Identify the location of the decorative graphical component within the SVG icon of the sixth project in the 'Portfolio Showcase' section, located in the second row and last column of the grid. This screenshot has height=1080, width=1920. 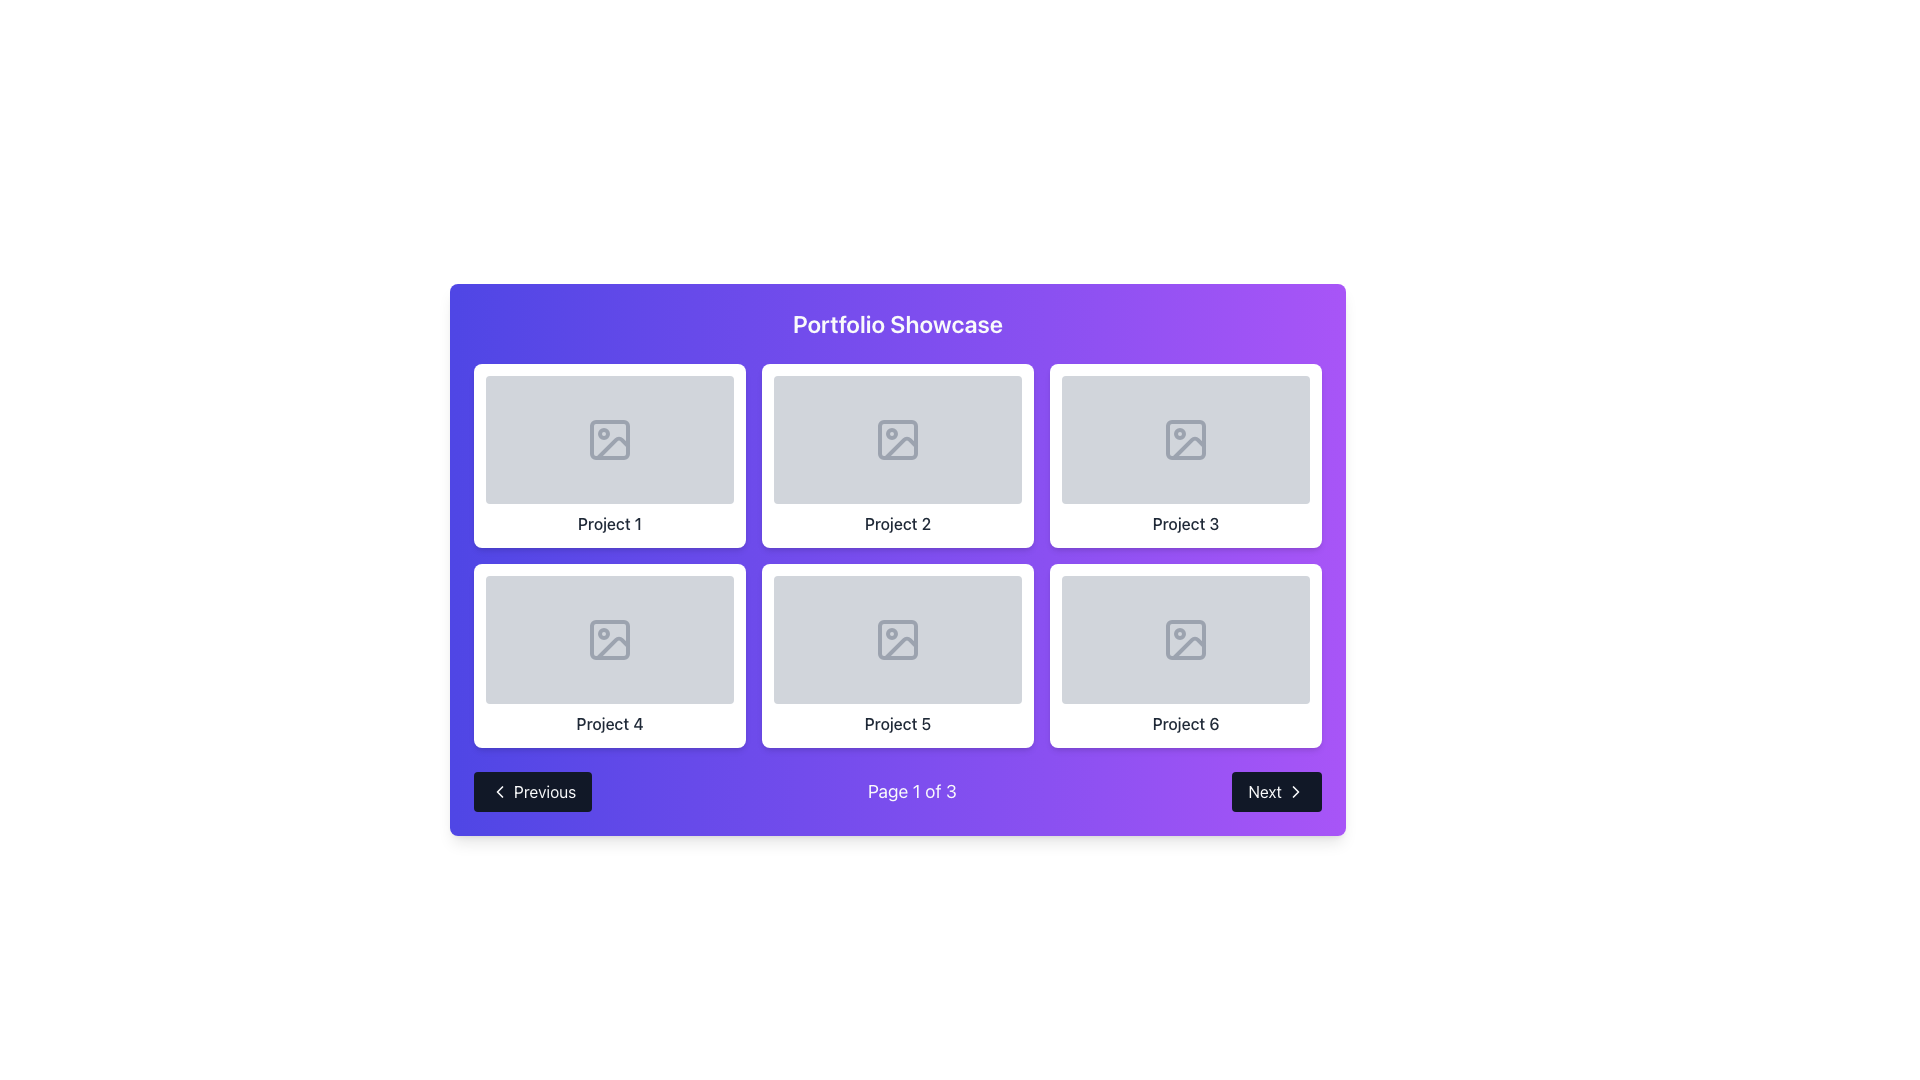
(1189, 648).